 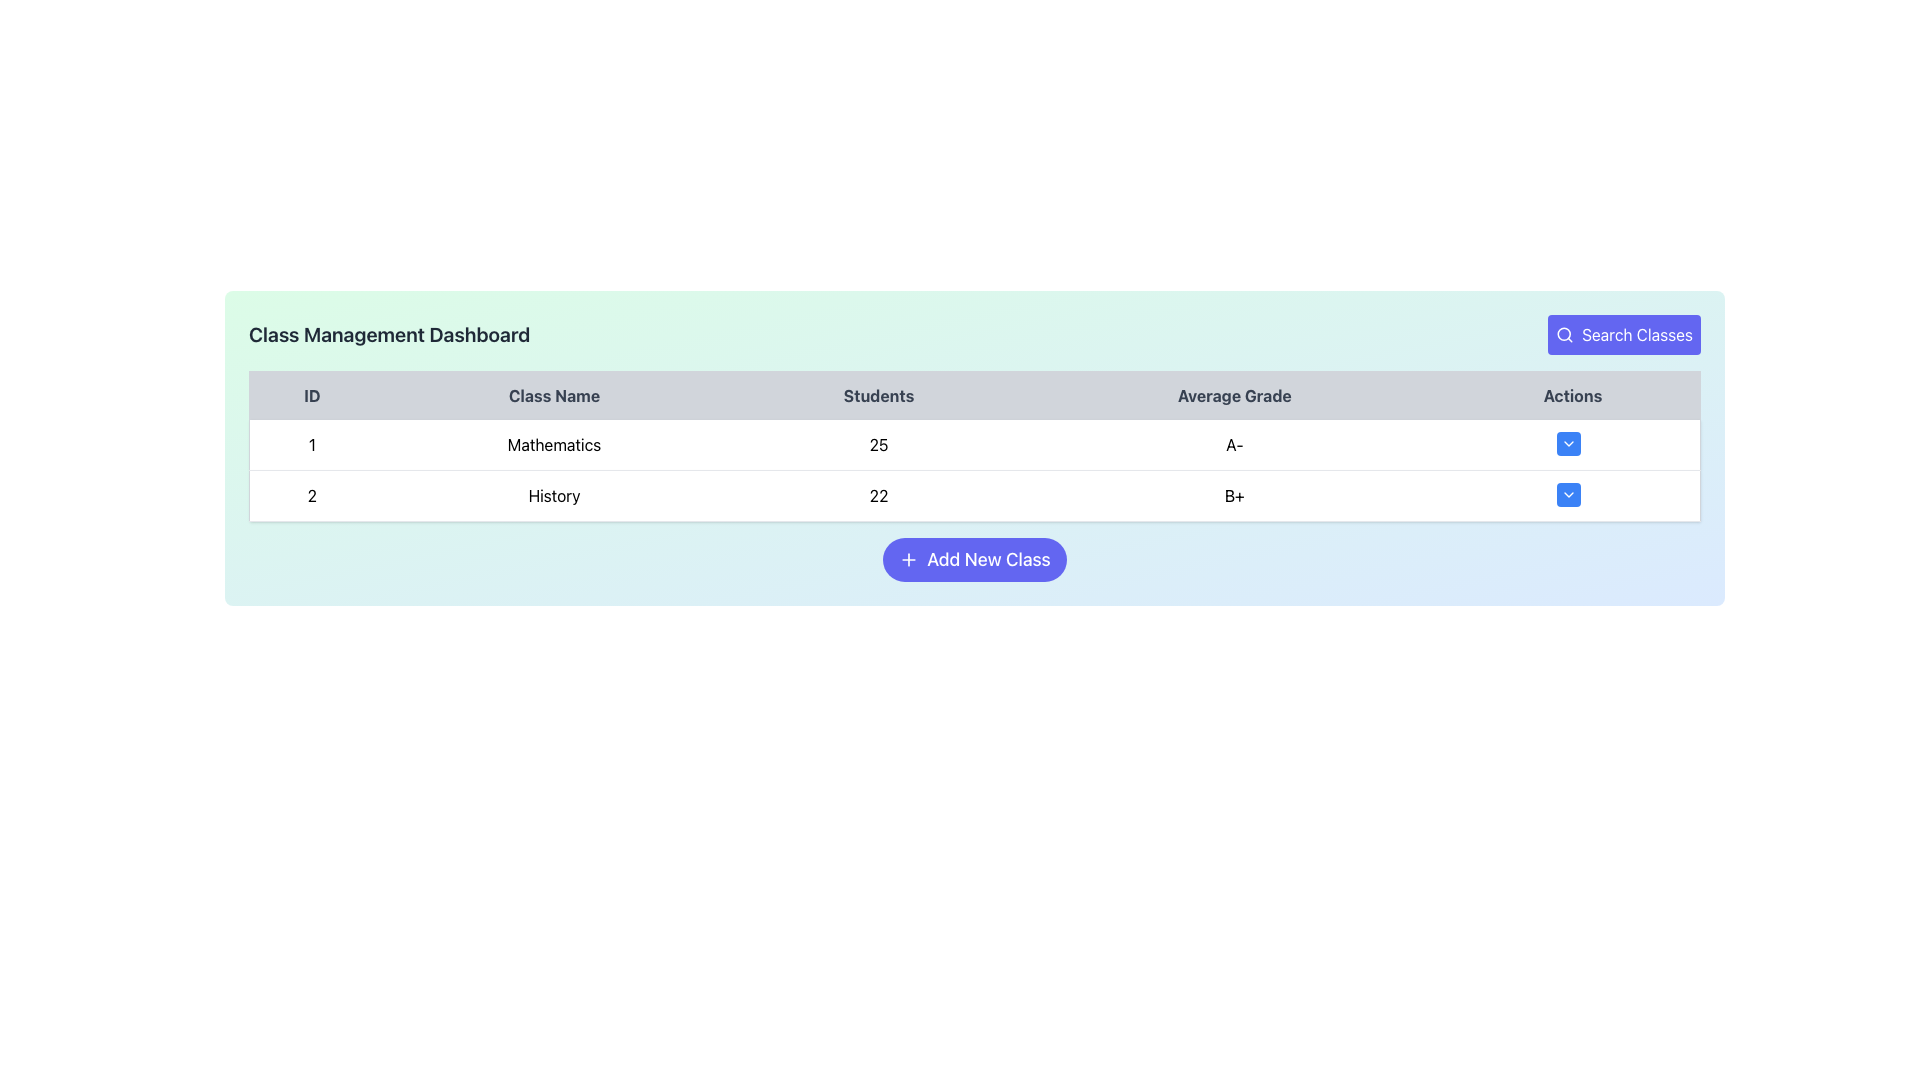 I want to click on the 'Average Grade' label, which is the fourth item in the header row of a table, displaying the text in bold typography and centered within its cell, so click(x=1233, y=395).